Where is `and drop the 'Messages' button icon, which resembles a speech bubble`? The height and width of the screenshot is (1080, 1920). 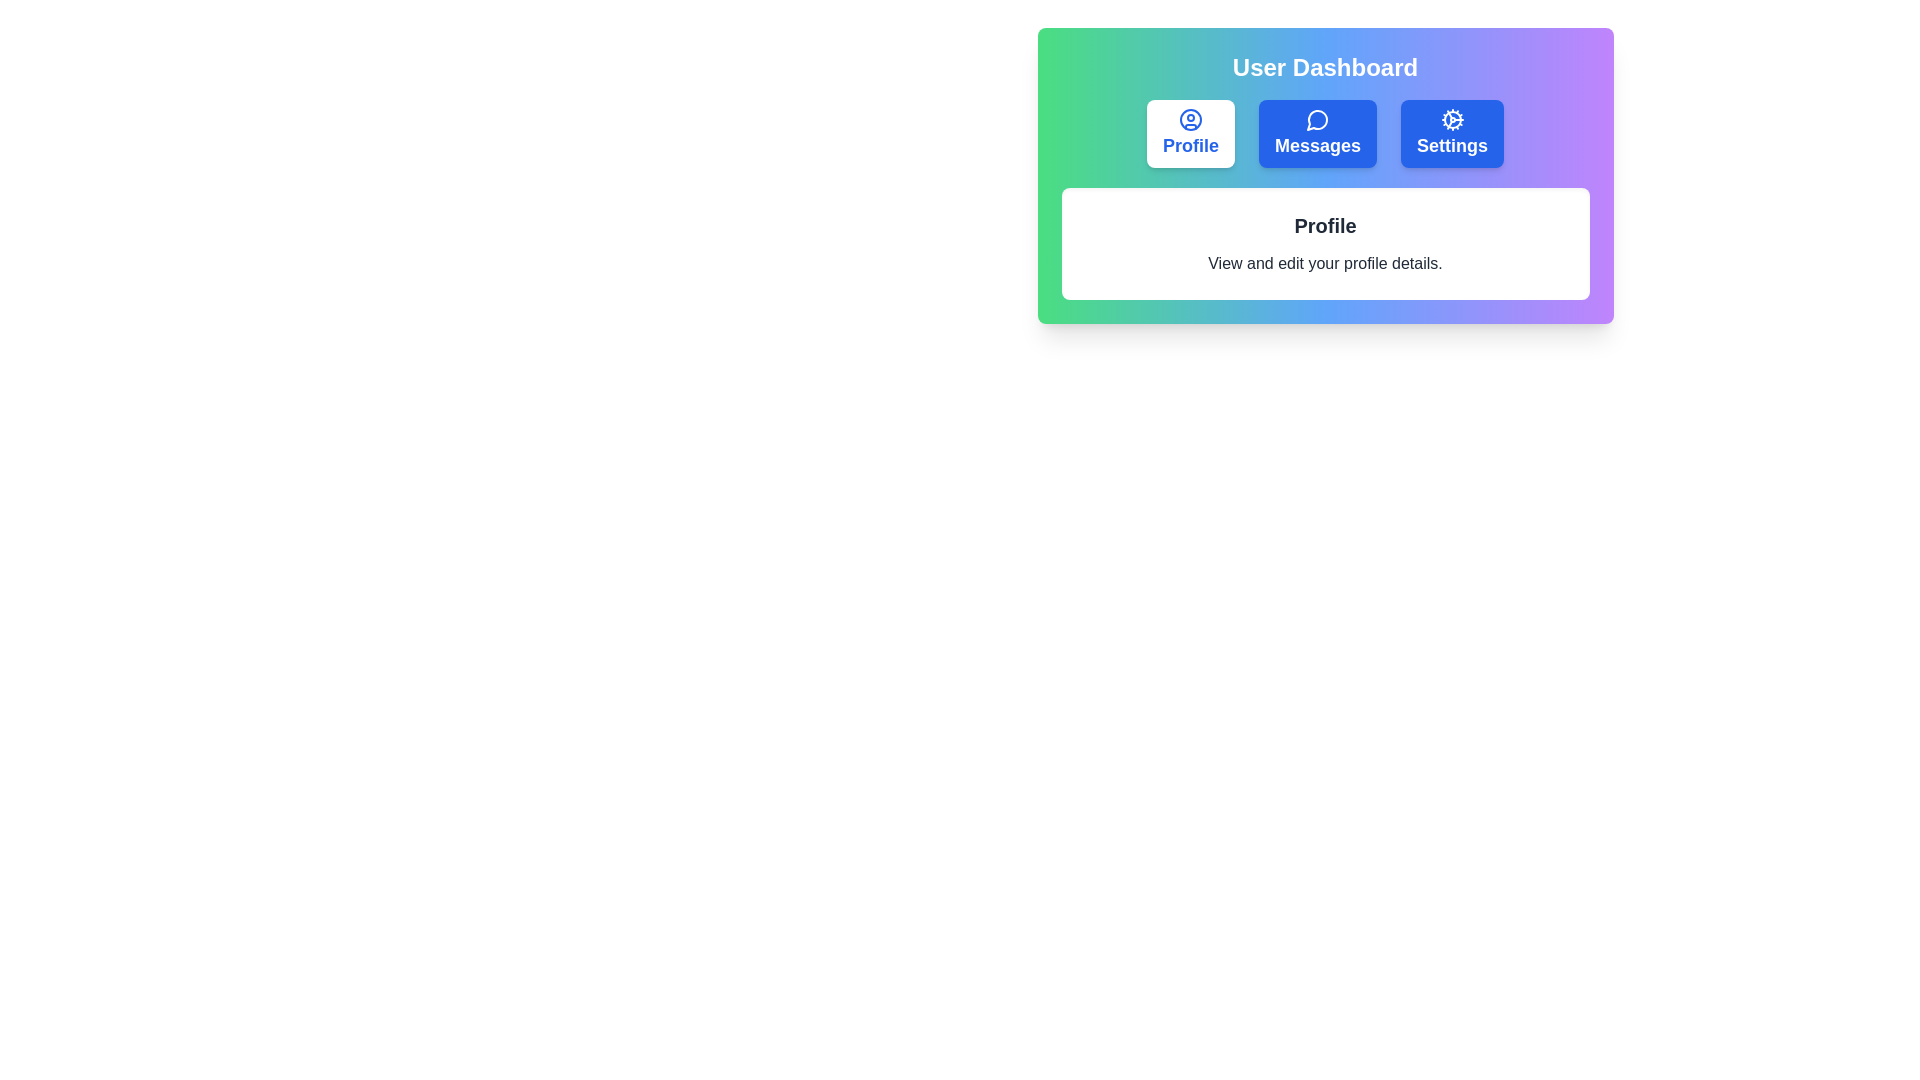
and drop the 'Messages' button icon, which resembles a speech bubble is located at coordinates (1318, 119).